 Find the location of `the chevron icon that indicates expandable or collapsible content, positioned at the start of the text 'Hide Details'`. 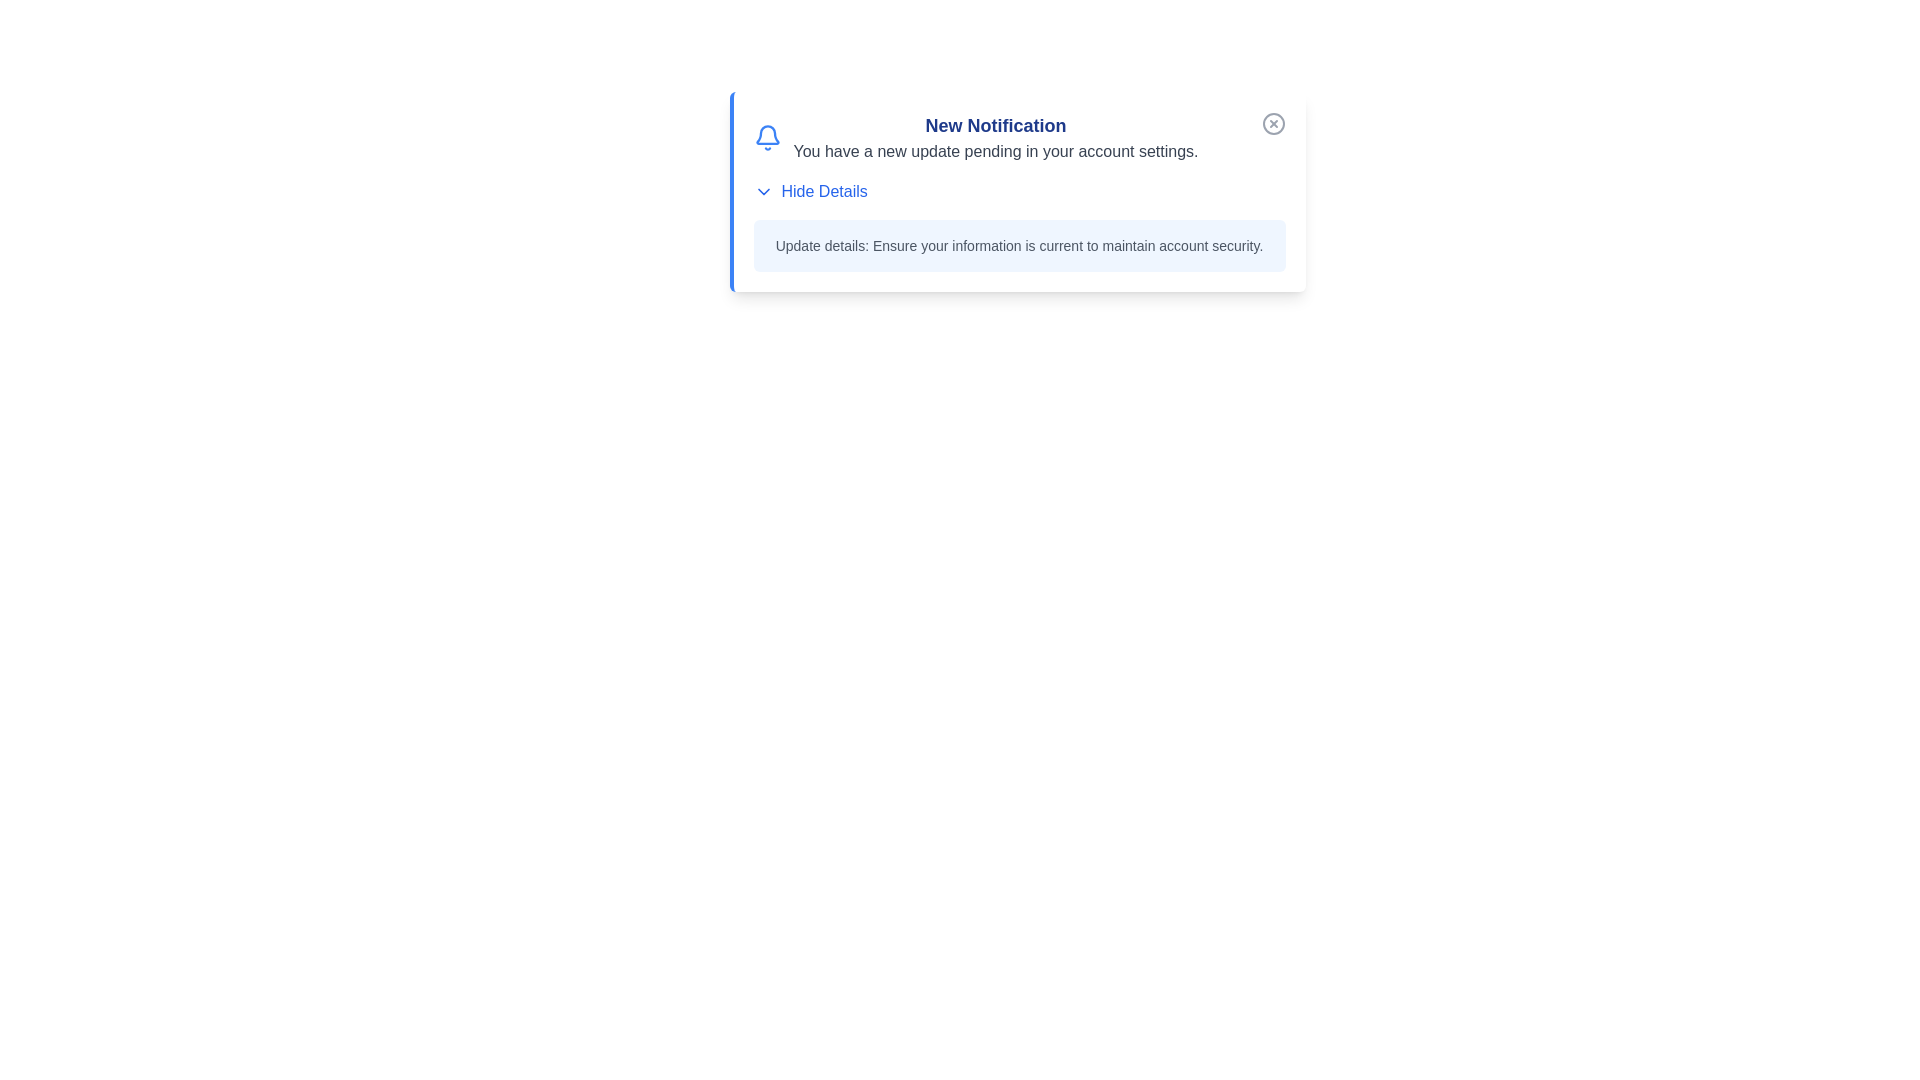

the chevron icon that indicates expandable or collapsible content, positioned at the start of the text 'Hide Details' is located at coordinates (762, 192).